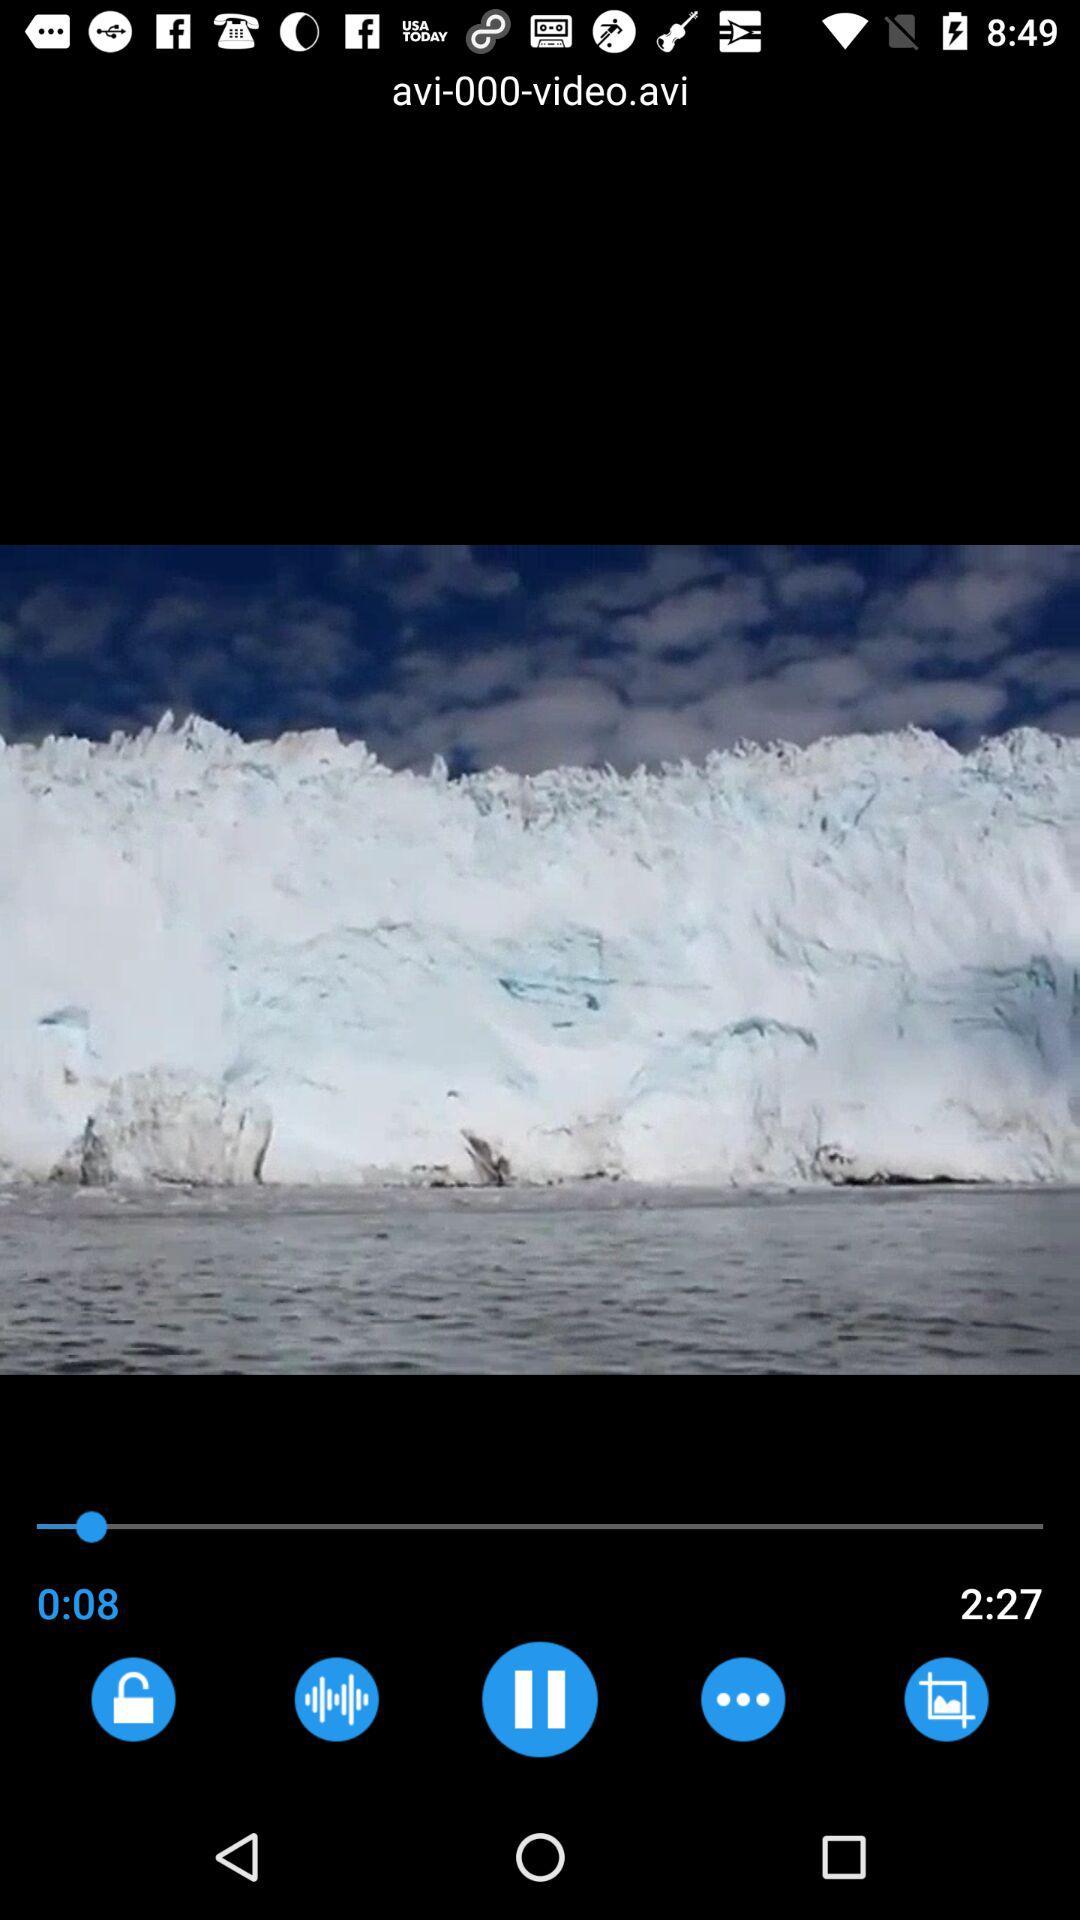  Describe the element at coordinates (945, 1698) in the screenshot. I see `crop button` at that location.